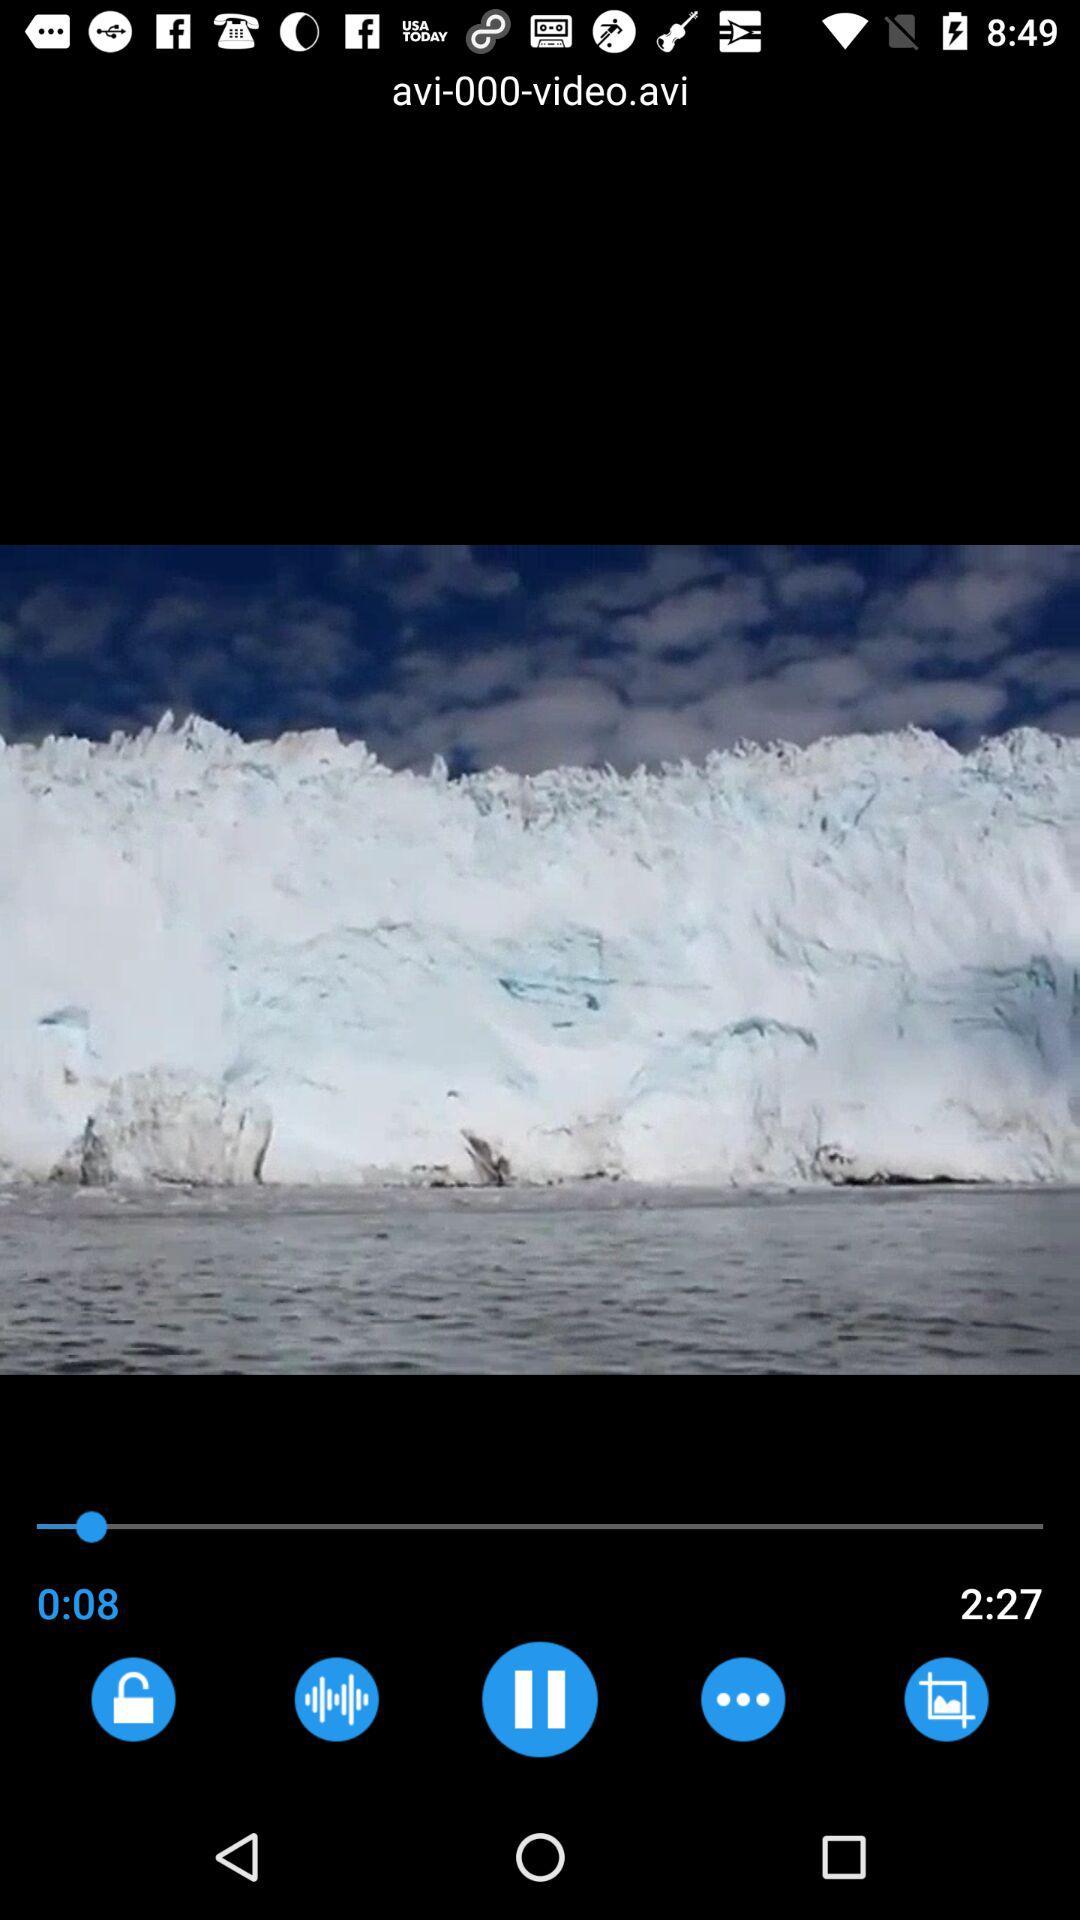  Describe the element at coordinates (945, 1698) in the screenshot. I see `crop button` at that location.